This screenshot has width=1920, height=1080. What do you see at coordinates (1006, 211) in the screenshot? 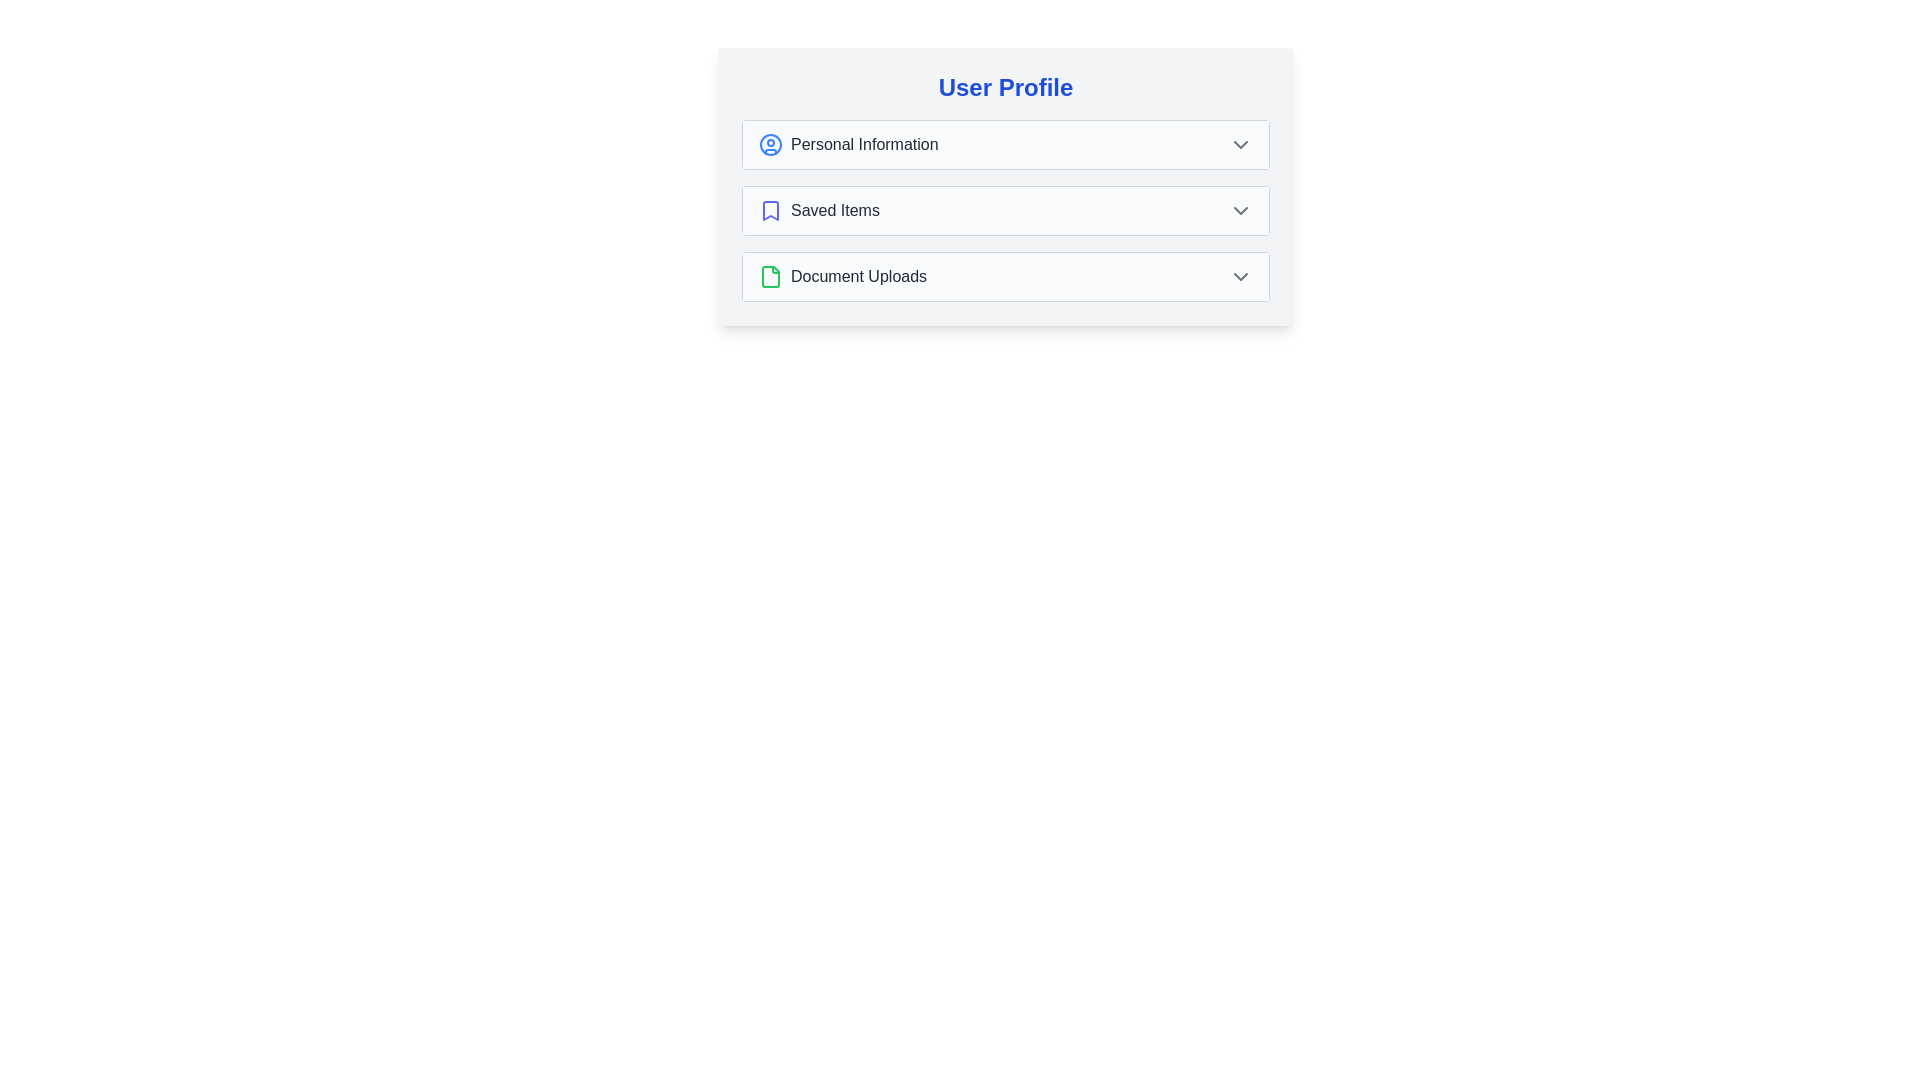
I see `the second menu item in the 'User Profile' section` at bounding box center [1006, 211].